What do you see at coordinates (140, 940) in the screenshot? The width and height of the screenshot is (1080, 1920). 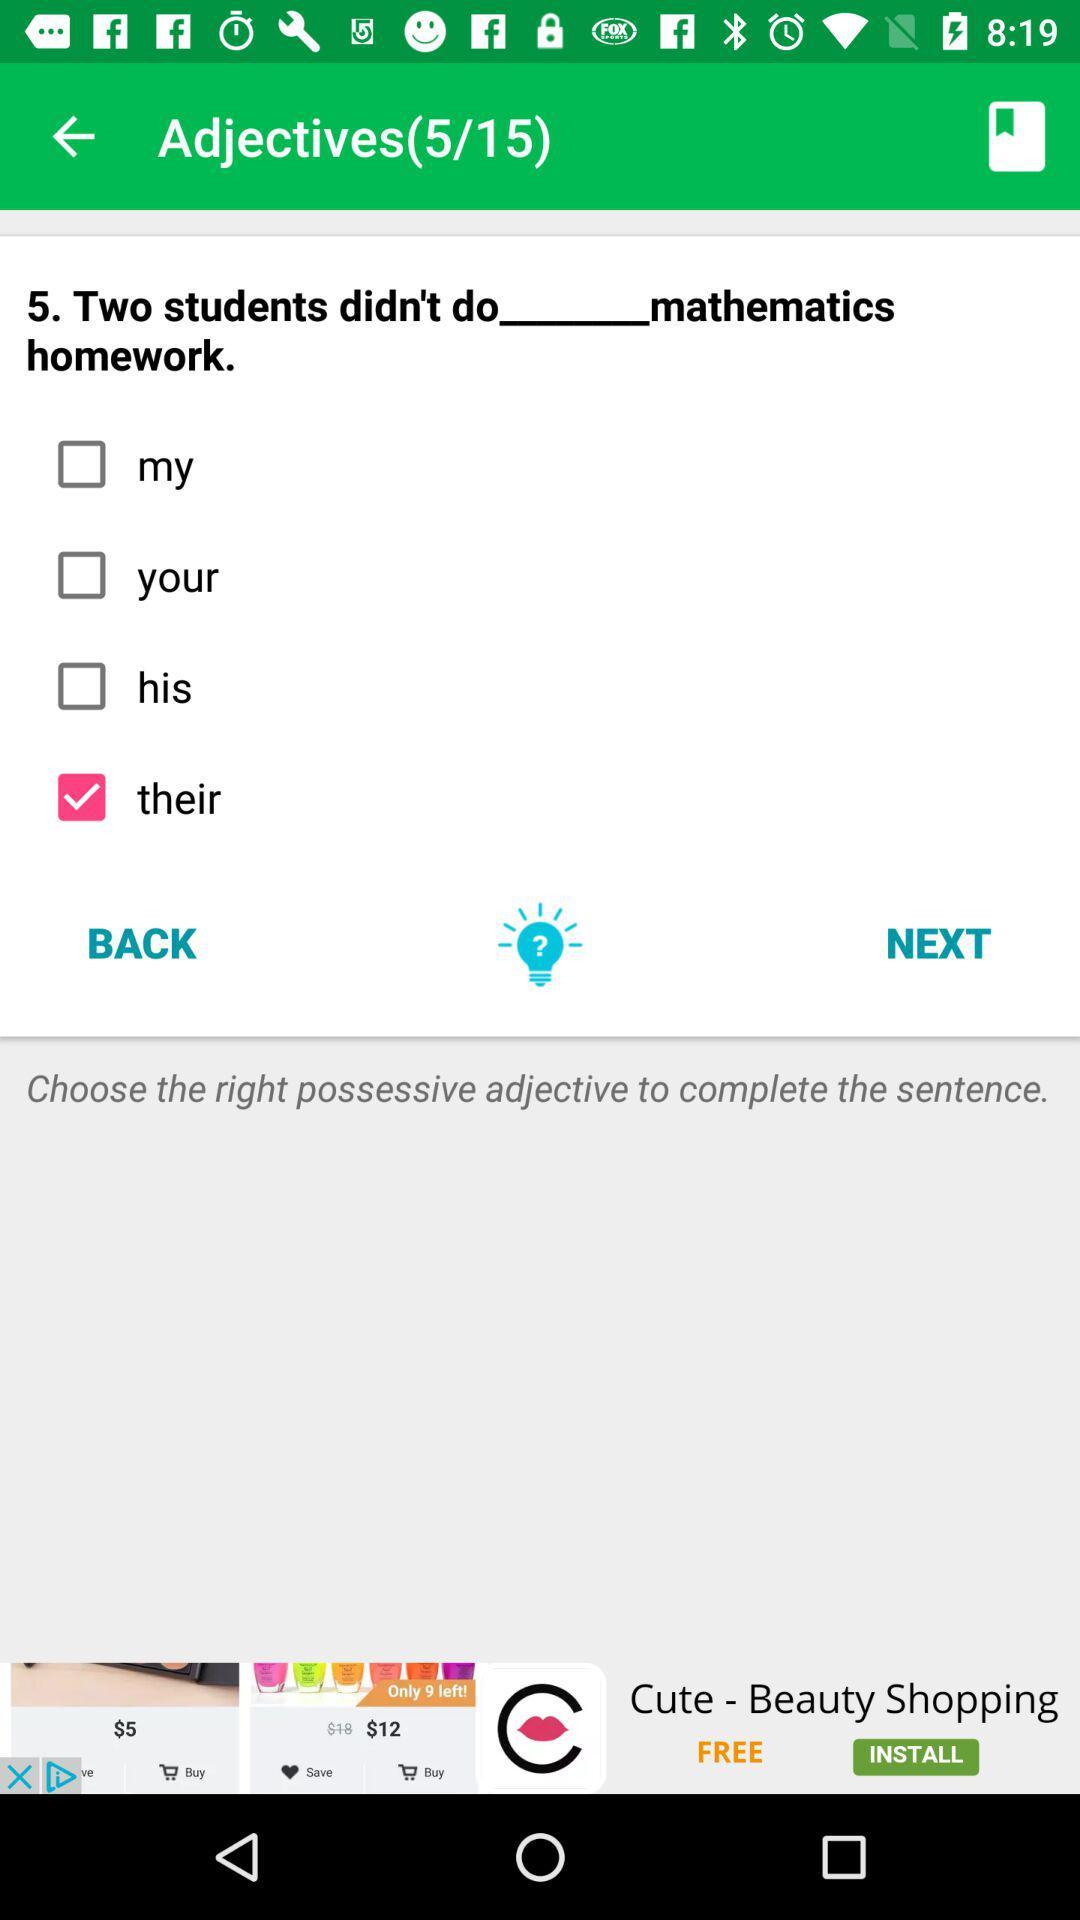 I see `back button` at bounding box center [140, 940].